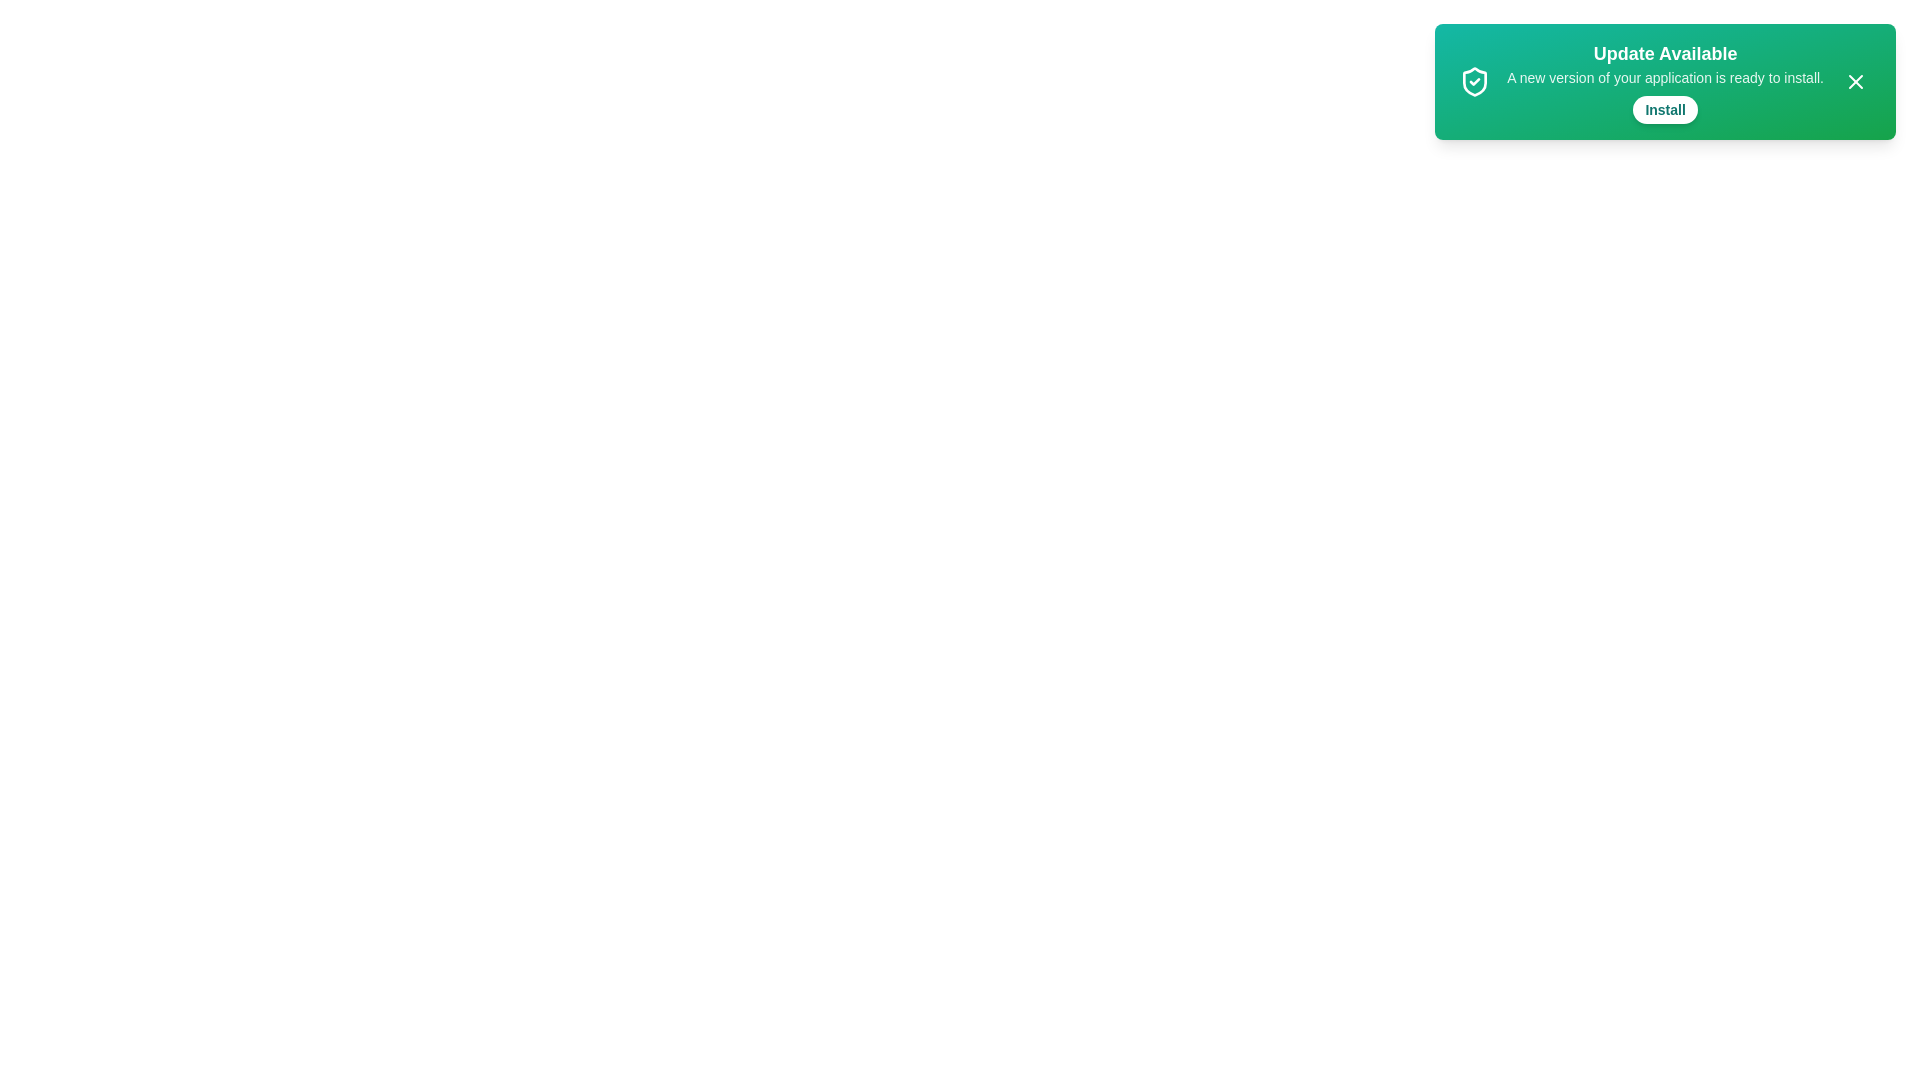 This screenshot has width=1920, height=1080. Describe the element at coordinates (1855, 80) in the screenshot. I see `the close button (X) to dismiss the notification` at that location.